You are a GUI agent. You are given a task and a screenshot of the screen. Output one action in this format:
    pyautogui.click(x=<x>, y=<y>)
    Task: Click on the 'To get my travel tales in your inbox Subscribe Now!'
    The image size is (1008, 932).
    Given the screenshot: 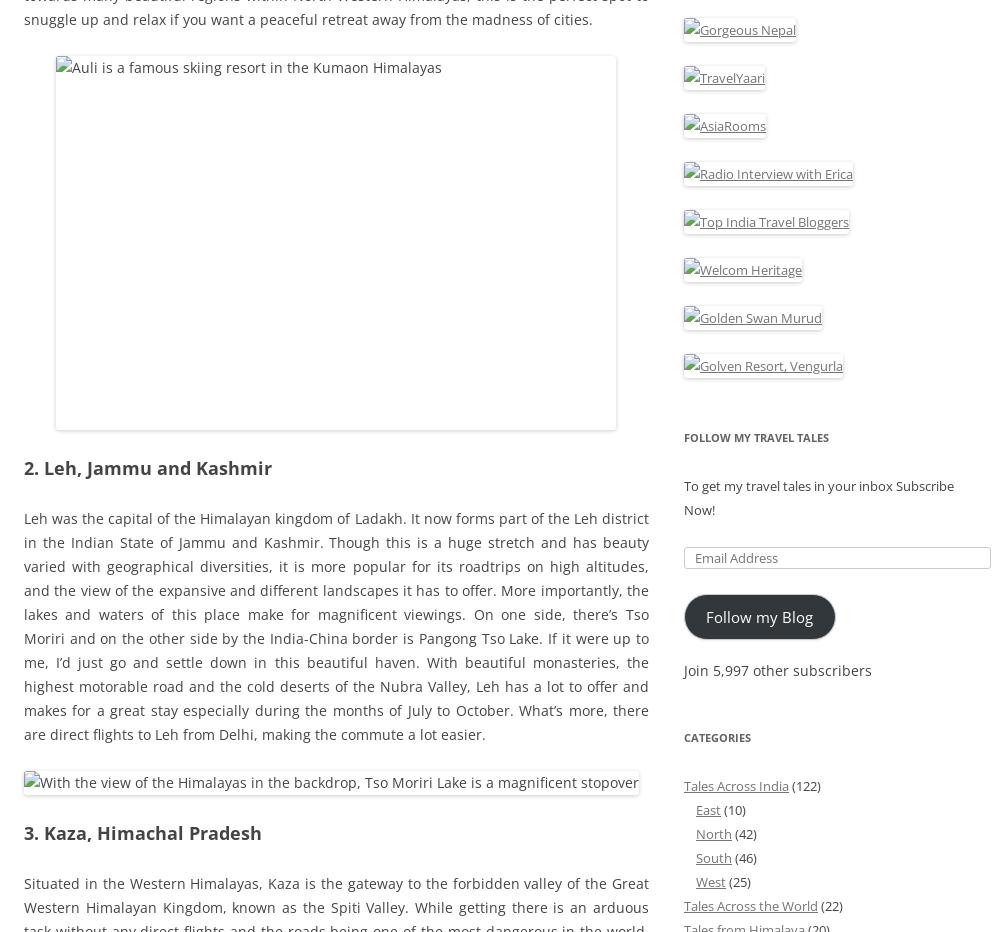 What is the action you would take?
    pyautogui.click(x=819, y=496)
    